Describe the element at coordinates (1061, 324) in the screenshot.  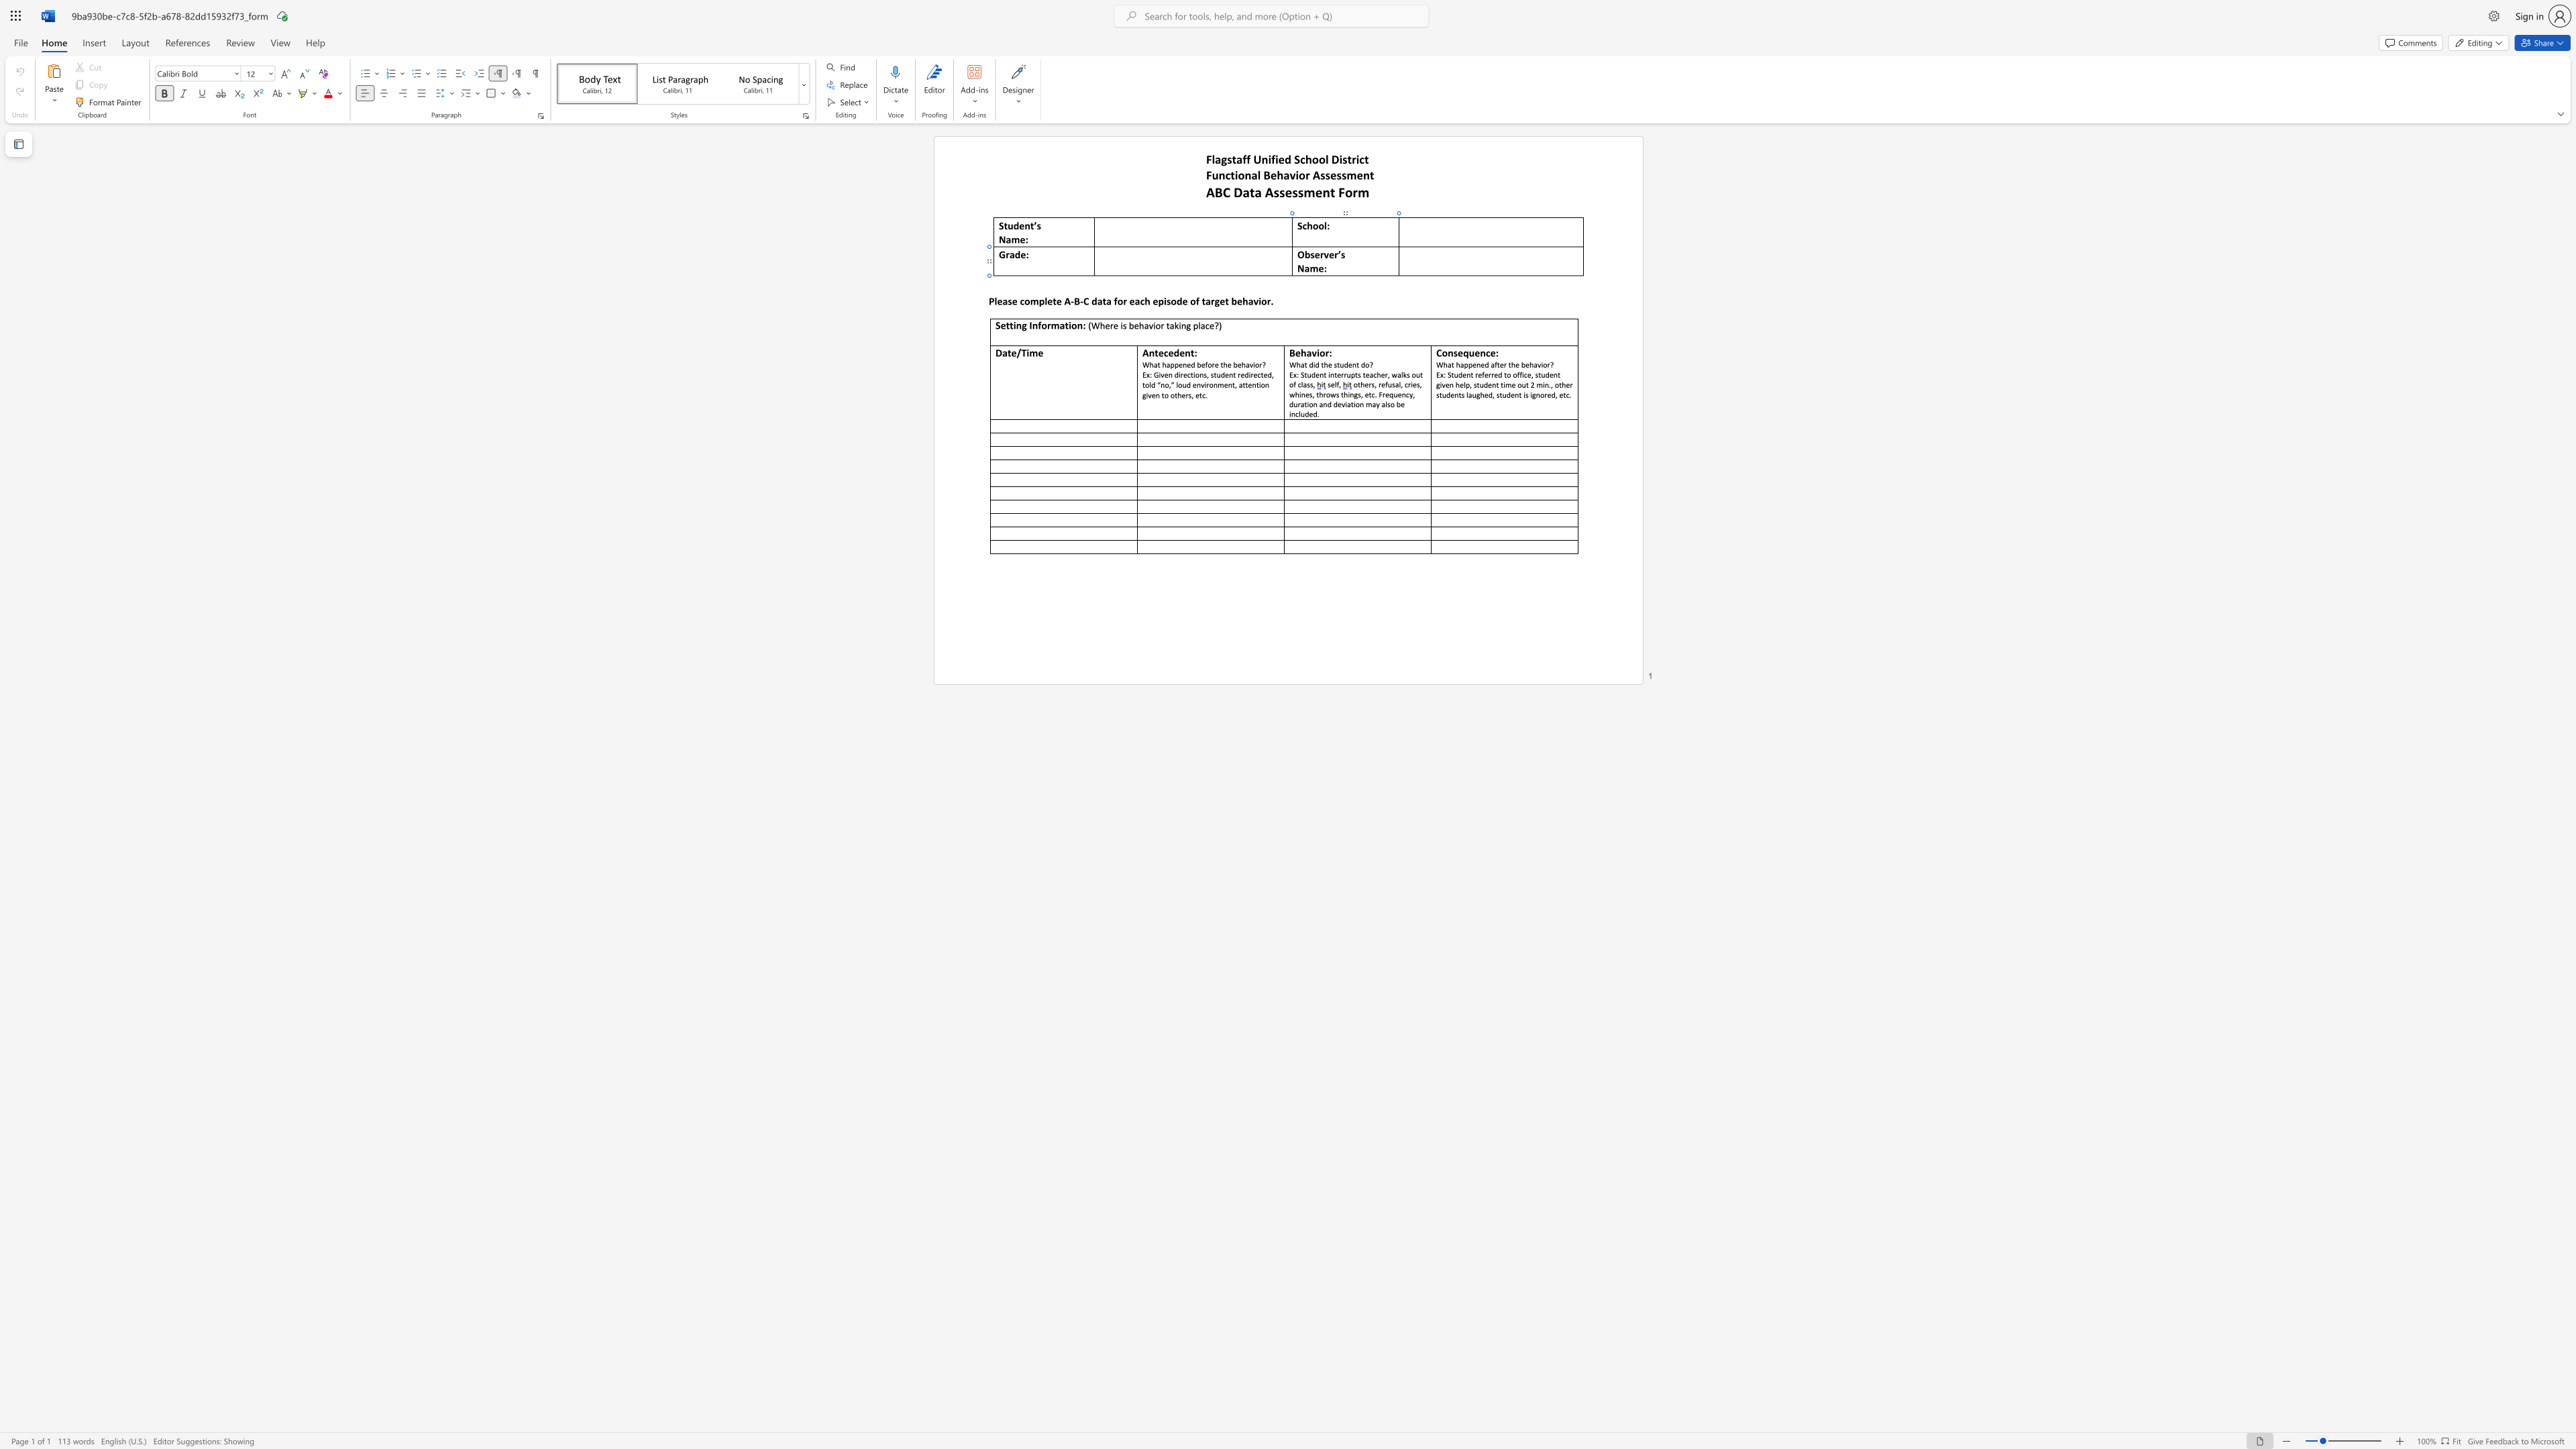
I see `the 1th character "a" in the text` at that location.